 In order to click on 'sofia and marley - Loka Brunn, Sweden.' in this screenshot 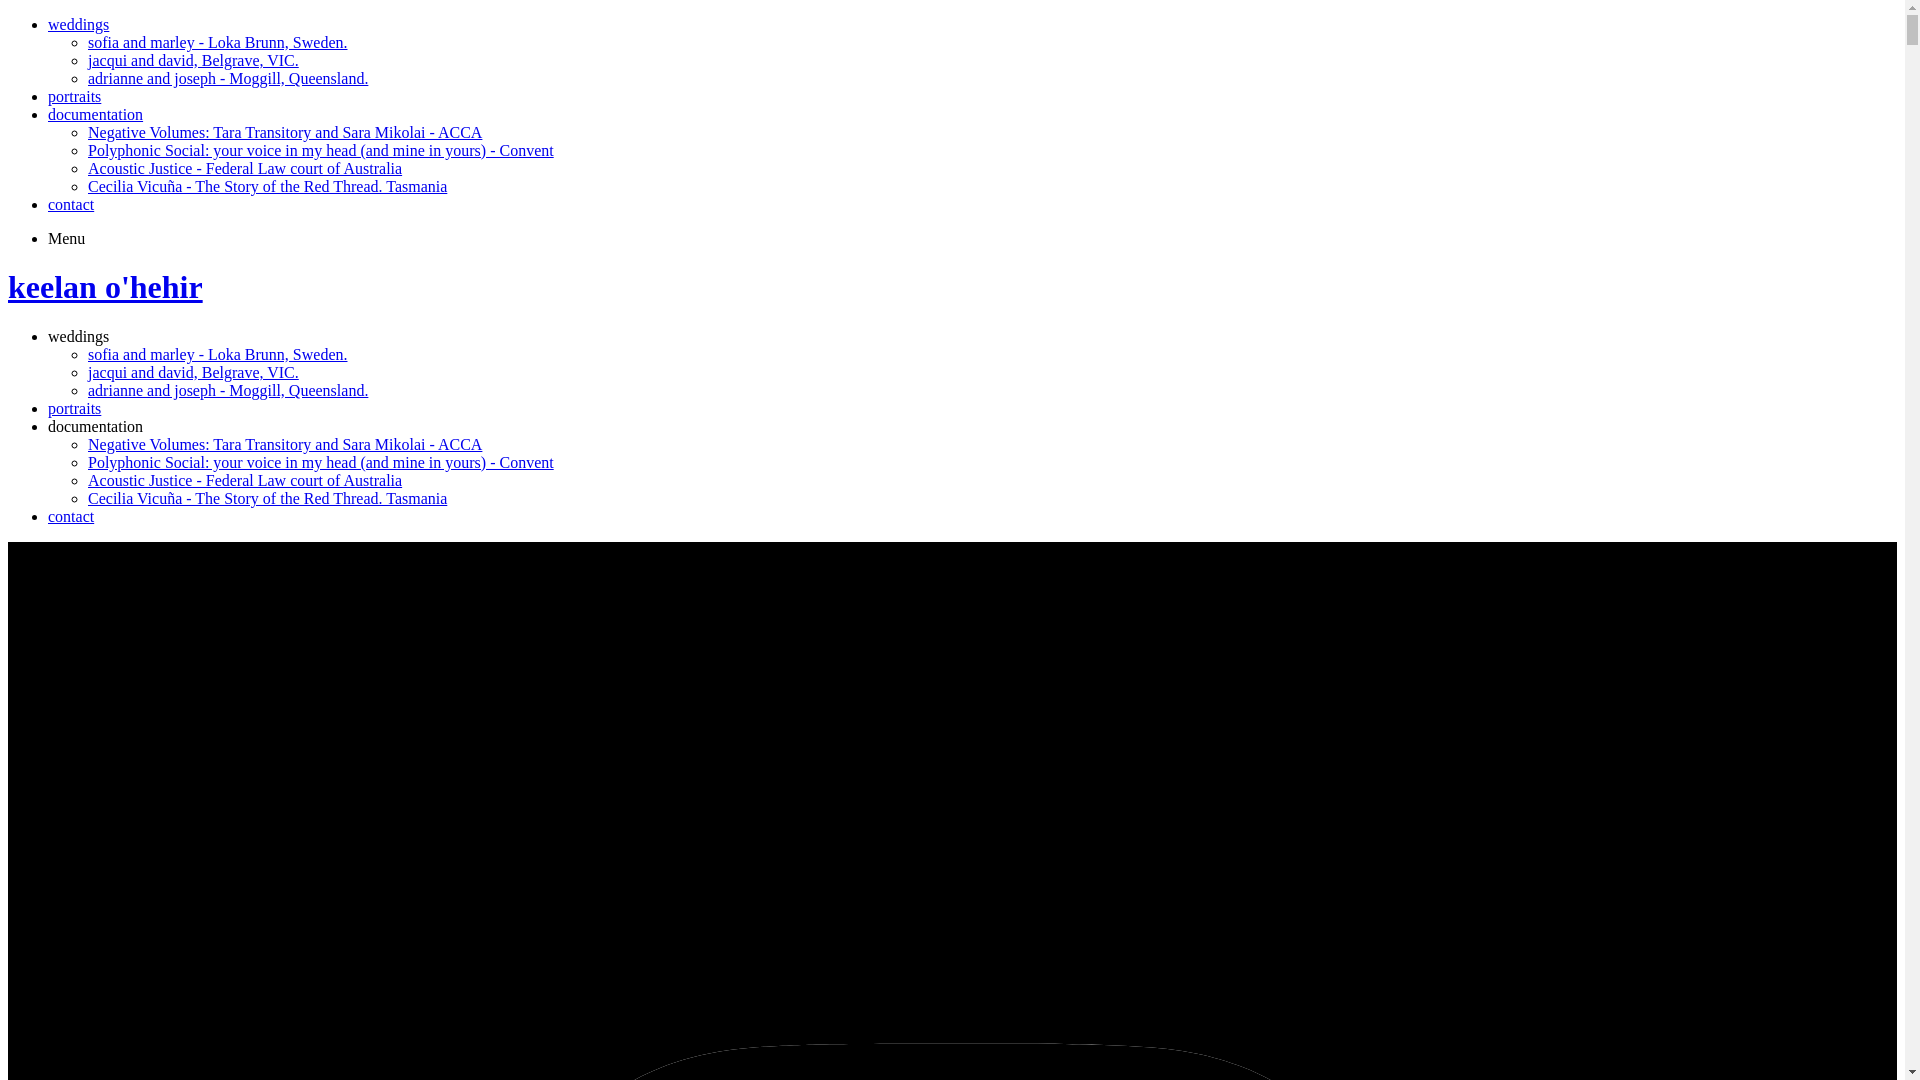, I will do `click(217, 42)`.